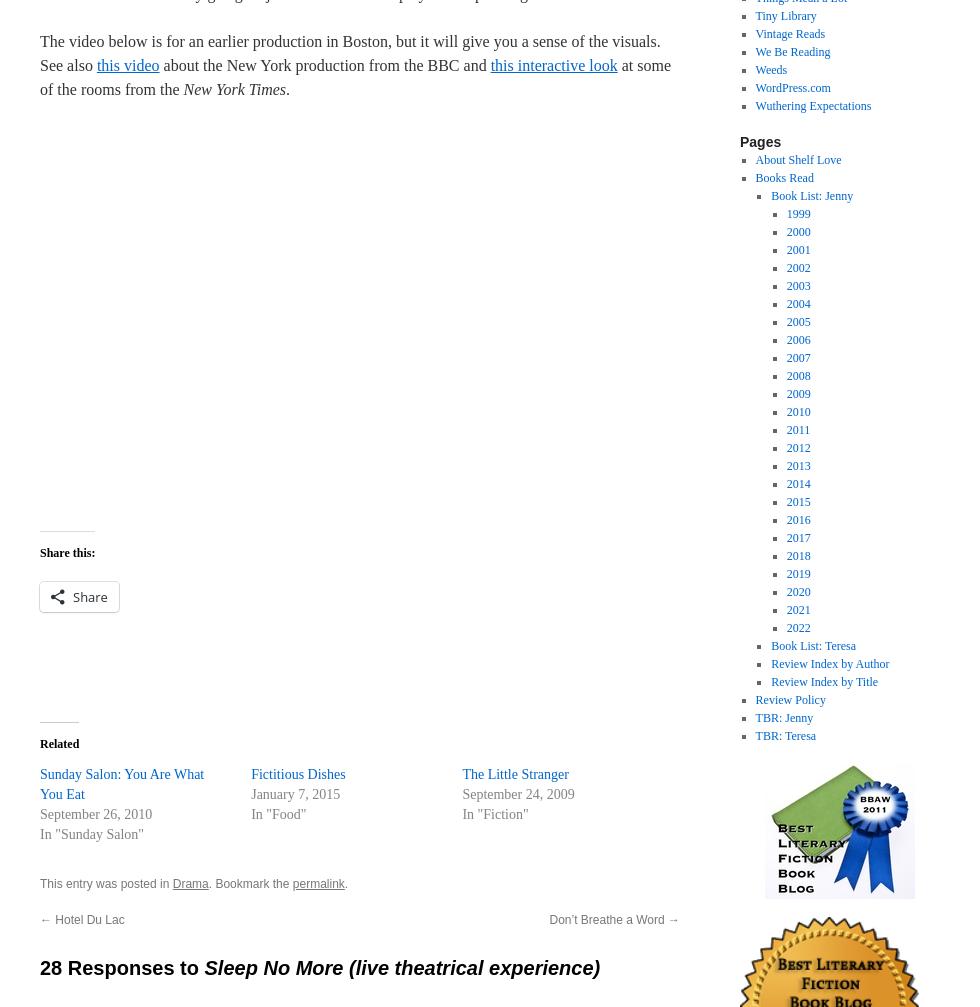 This screenshot has width=980, height=1007. What do you see at coordinates (798, 394) in the screenshot?
I see `'2009'` at bounding box center [798, 394].